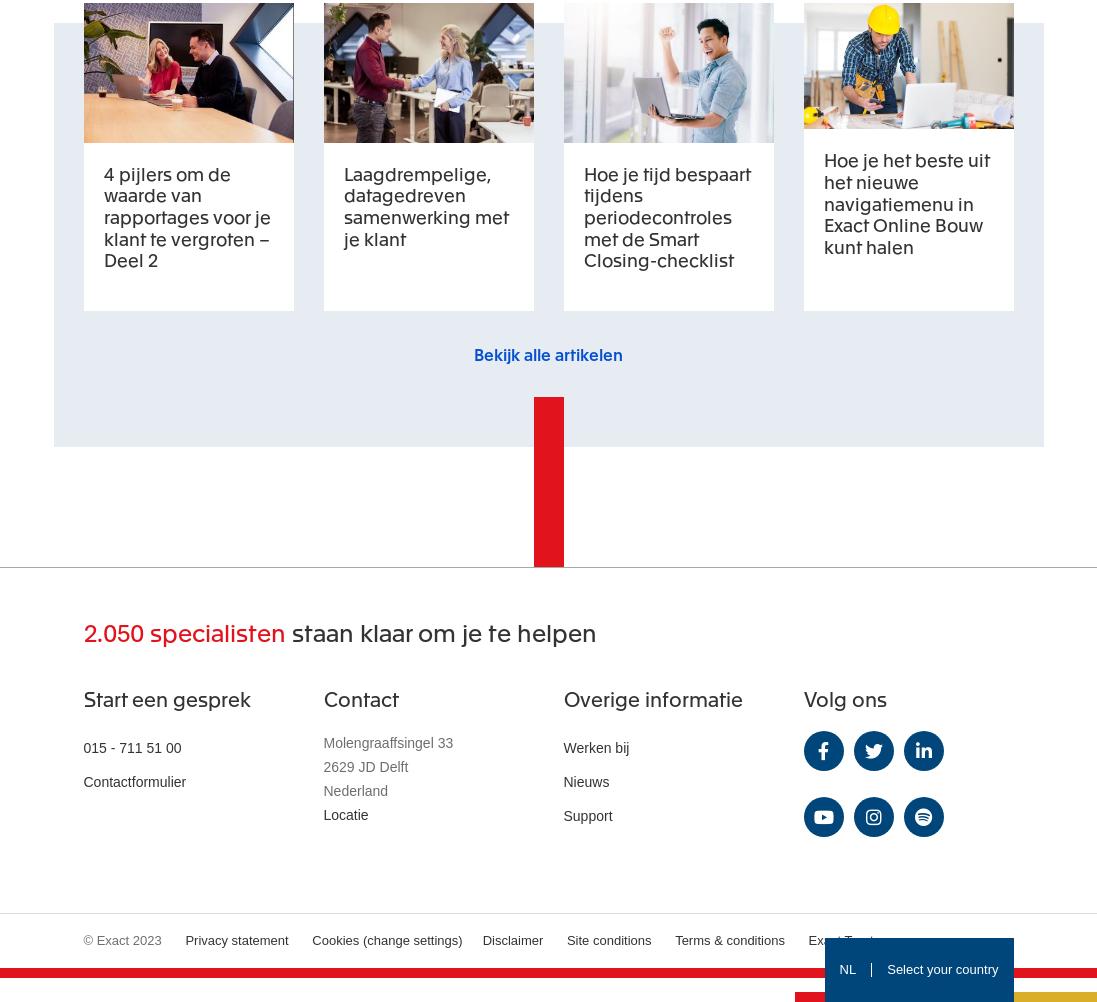  What do you see at coordinates (562, 697) in the screenshot?
I see `'Overige informatie'` at bounding box center [562, 697].